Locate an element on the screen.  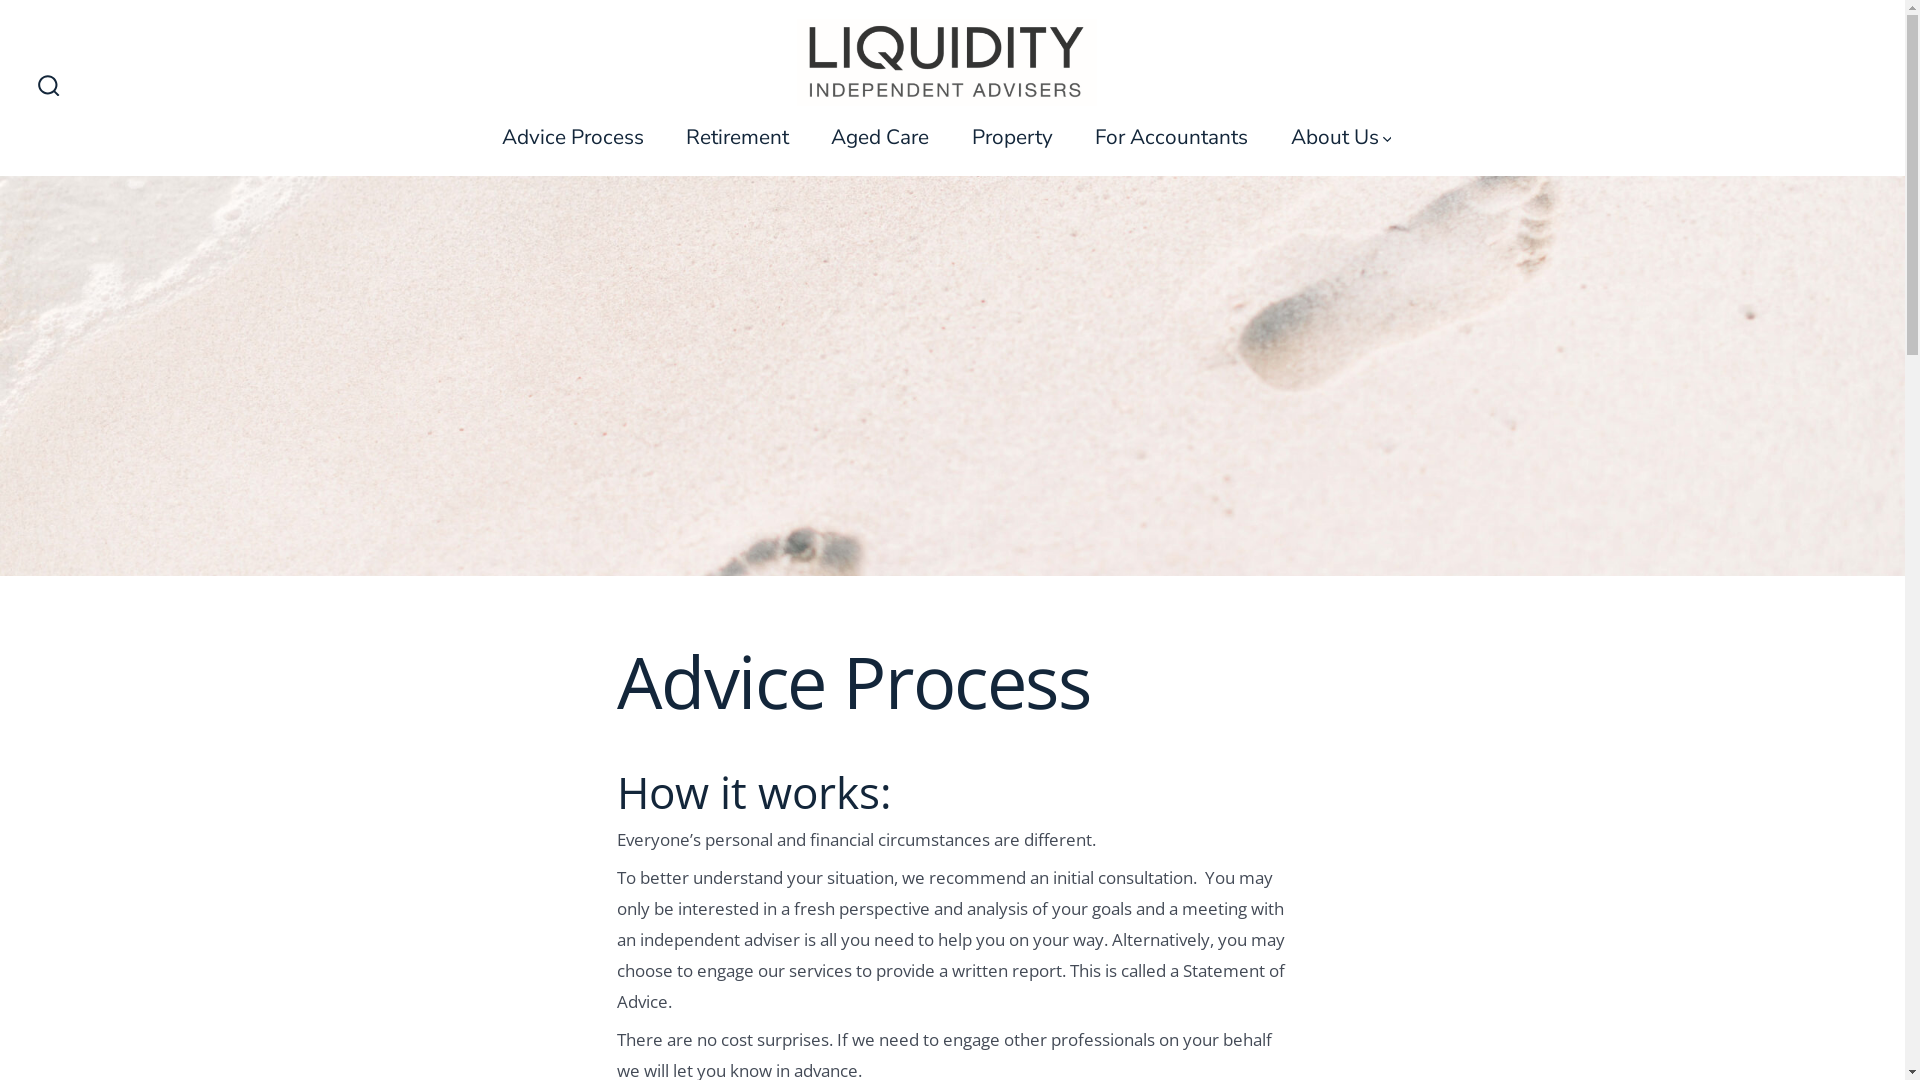
'Aged Care' is located at coordinates (879, 136).